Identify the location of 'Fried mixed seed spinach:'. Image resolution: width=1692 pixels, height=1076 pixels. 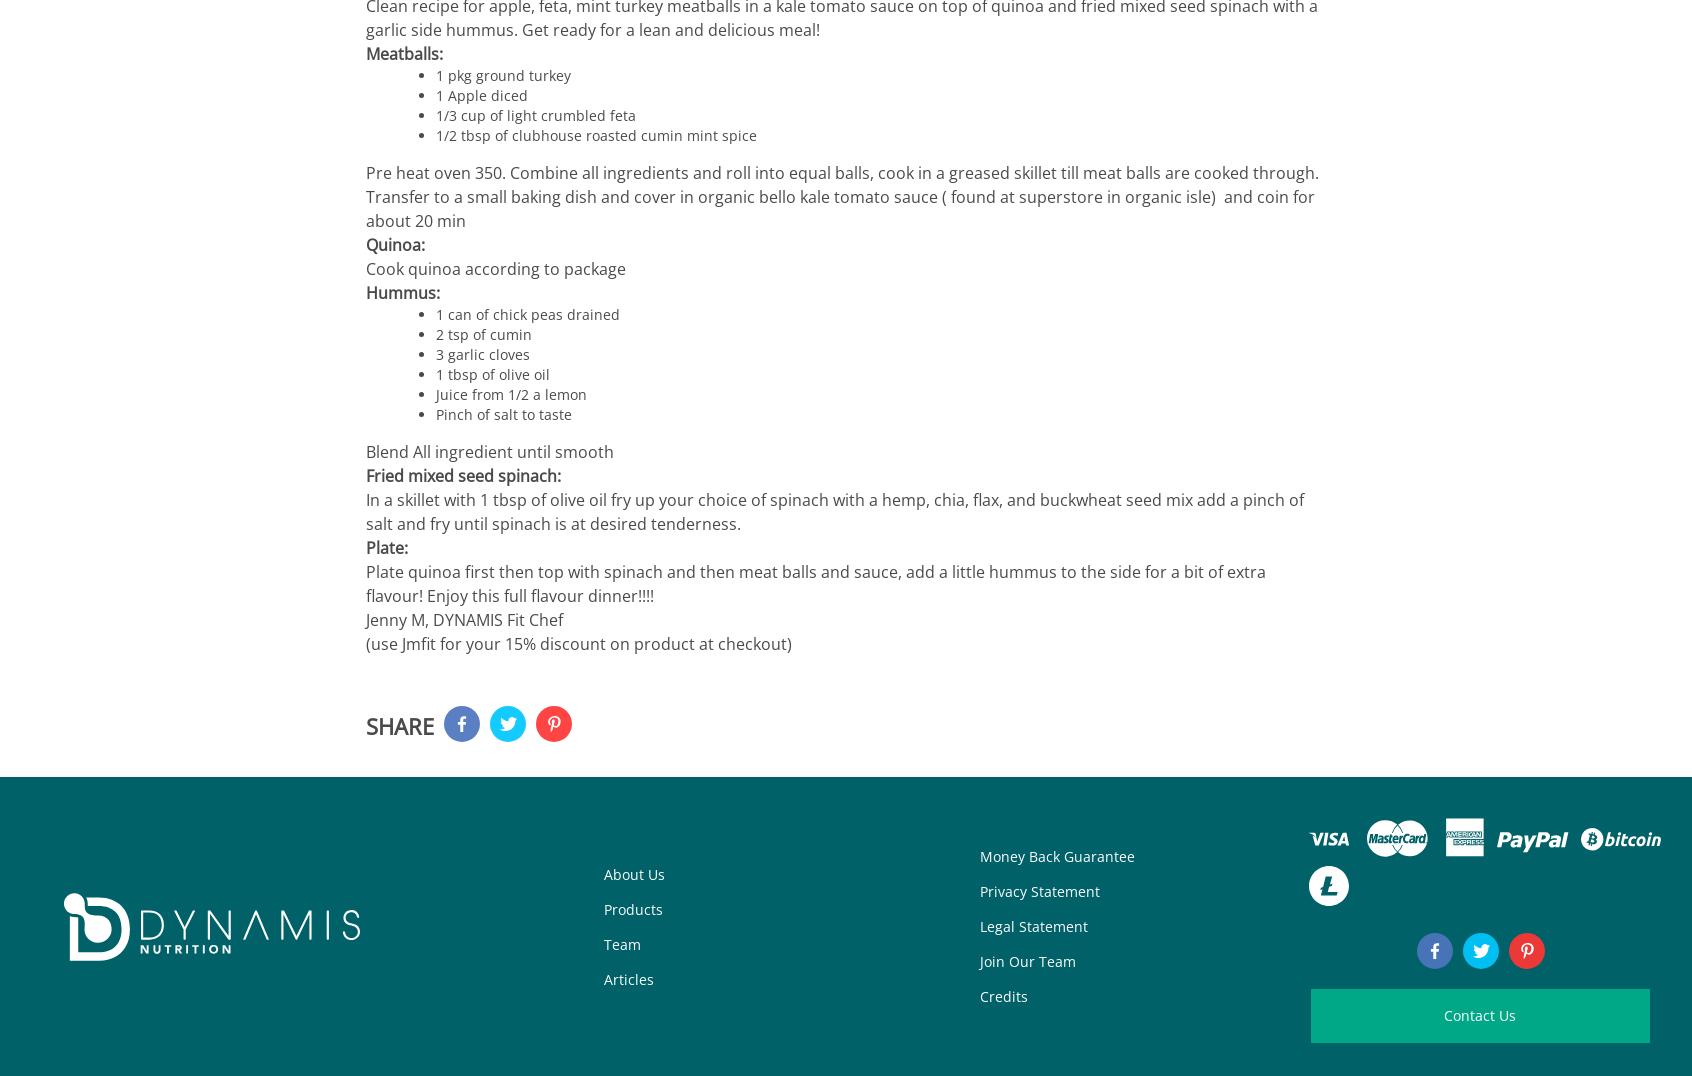
(462, 475).